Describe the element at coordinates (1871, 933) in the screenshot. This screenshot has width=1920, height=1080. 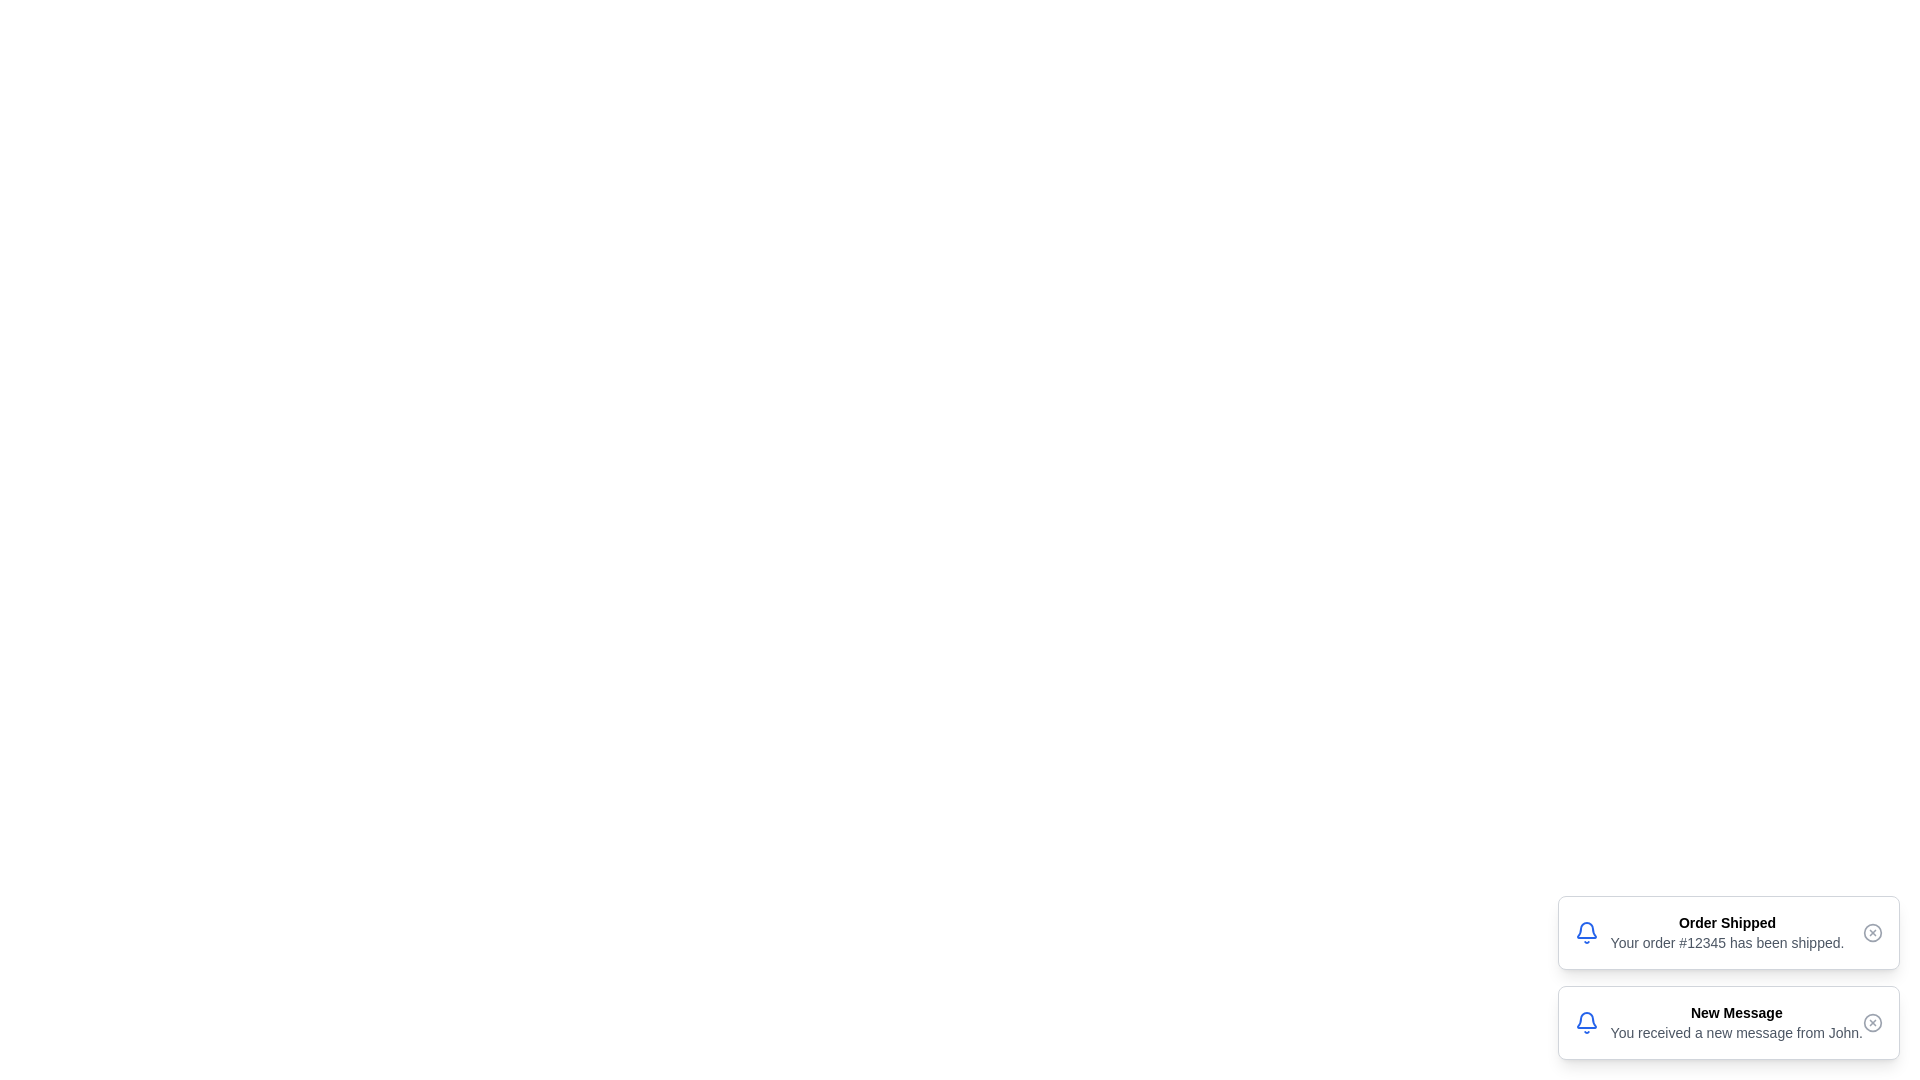
I see `close button on the notification to dismiss it` at that location.